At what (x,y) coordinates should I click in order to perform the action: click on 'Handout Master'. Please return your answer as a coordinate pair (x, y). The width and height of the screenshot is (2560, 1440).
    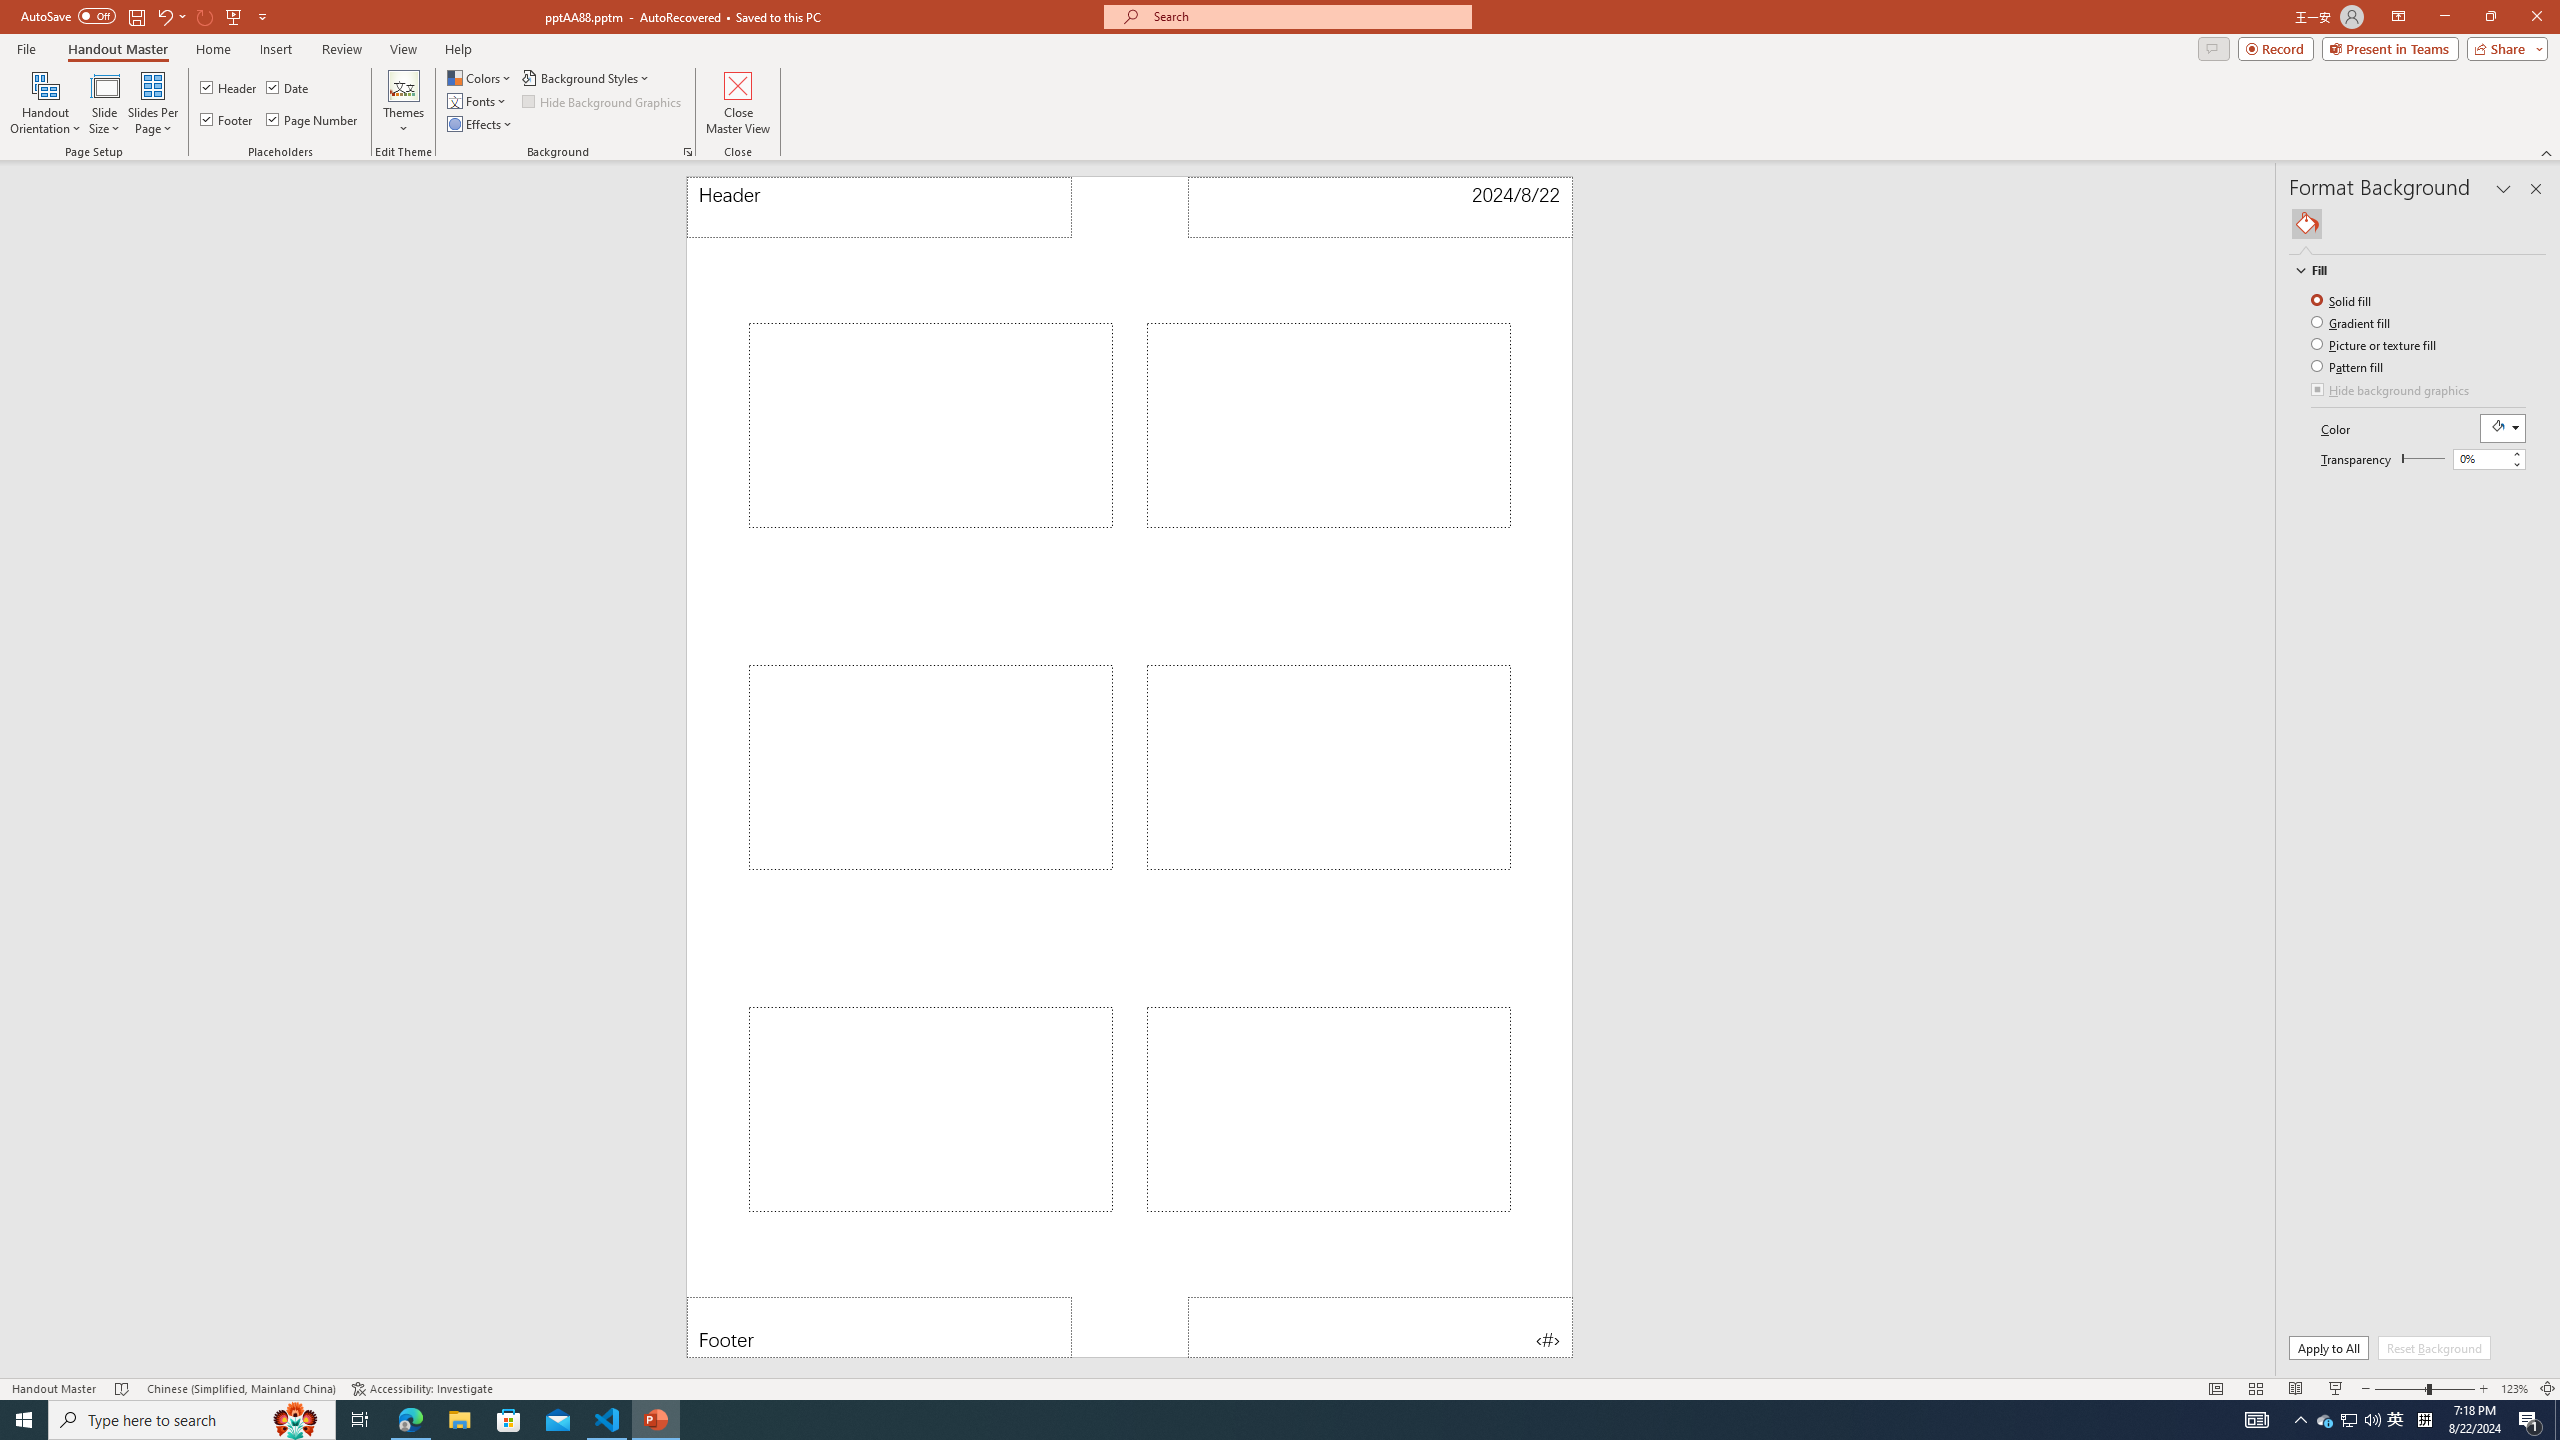
    Looking at the image, I should click on (117, 49).